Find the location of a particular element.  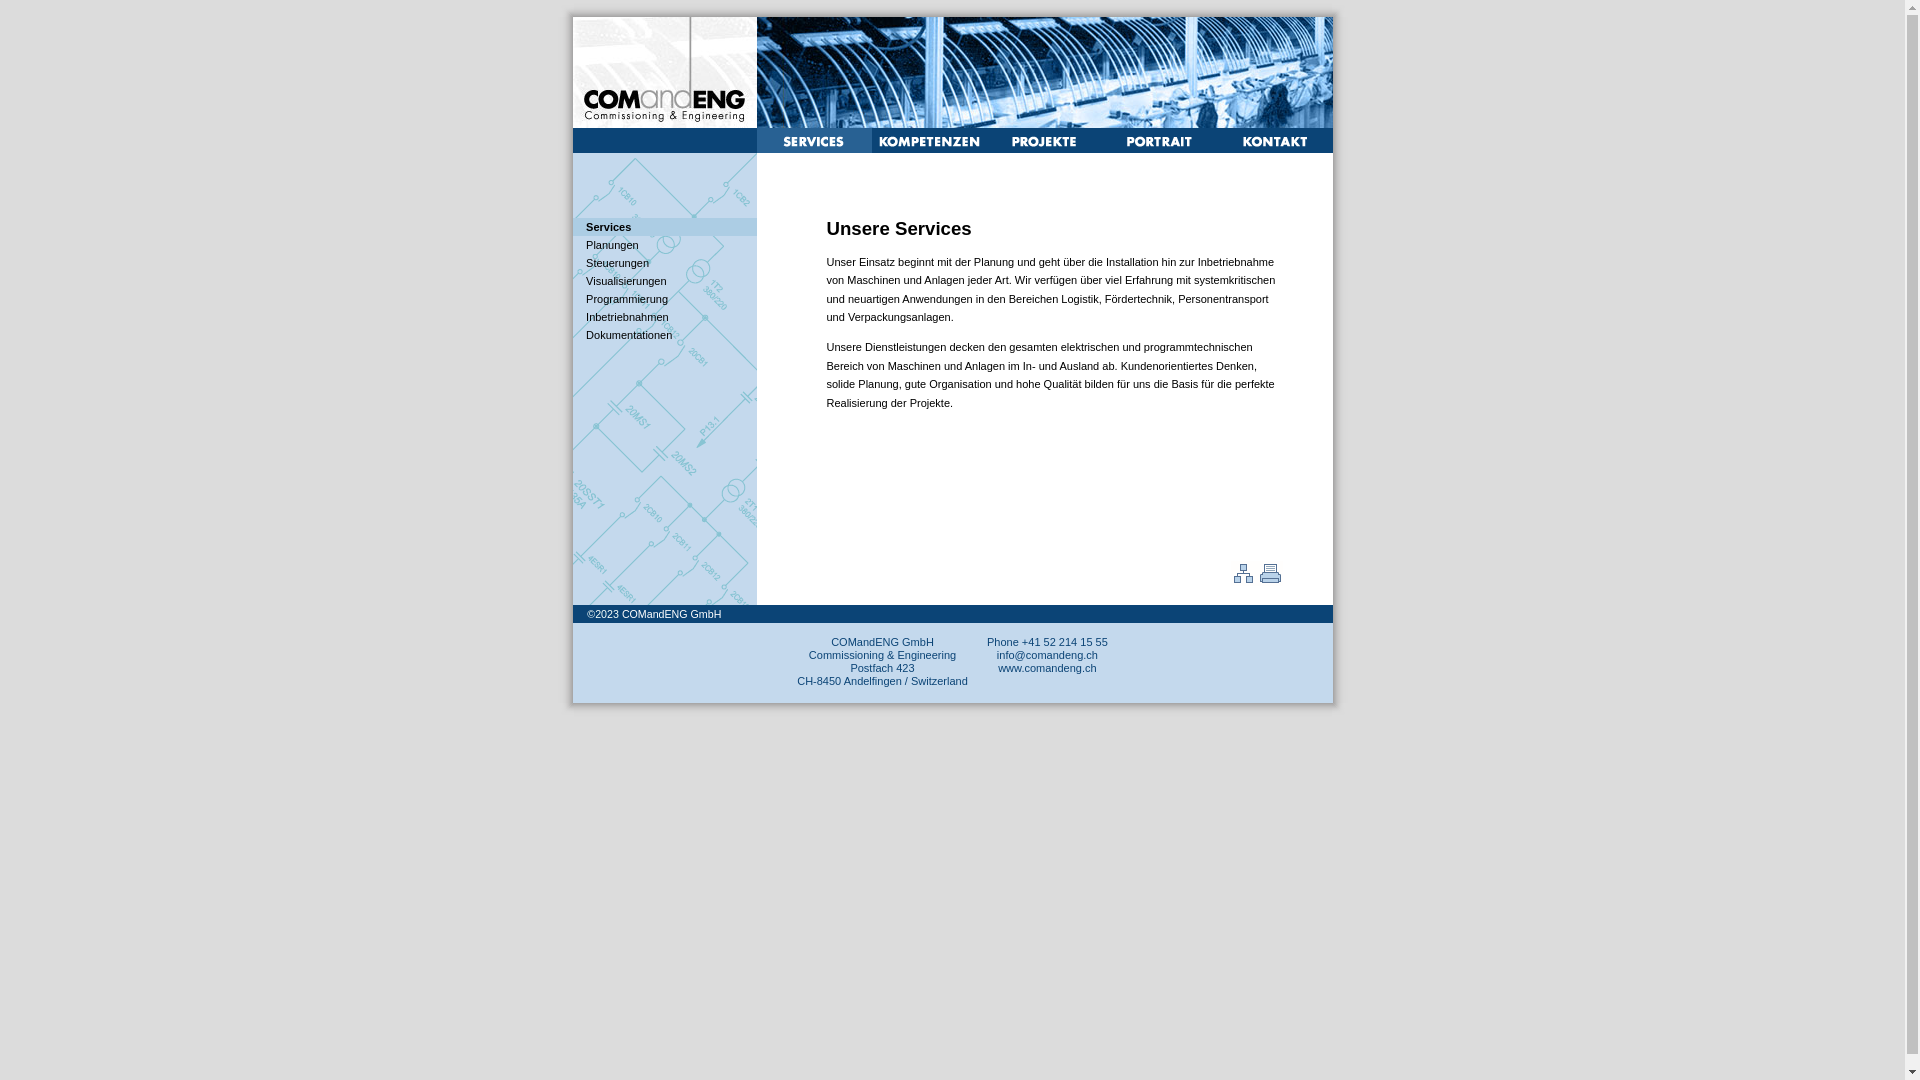

'Planungen' is located at coordinates (611, 244).